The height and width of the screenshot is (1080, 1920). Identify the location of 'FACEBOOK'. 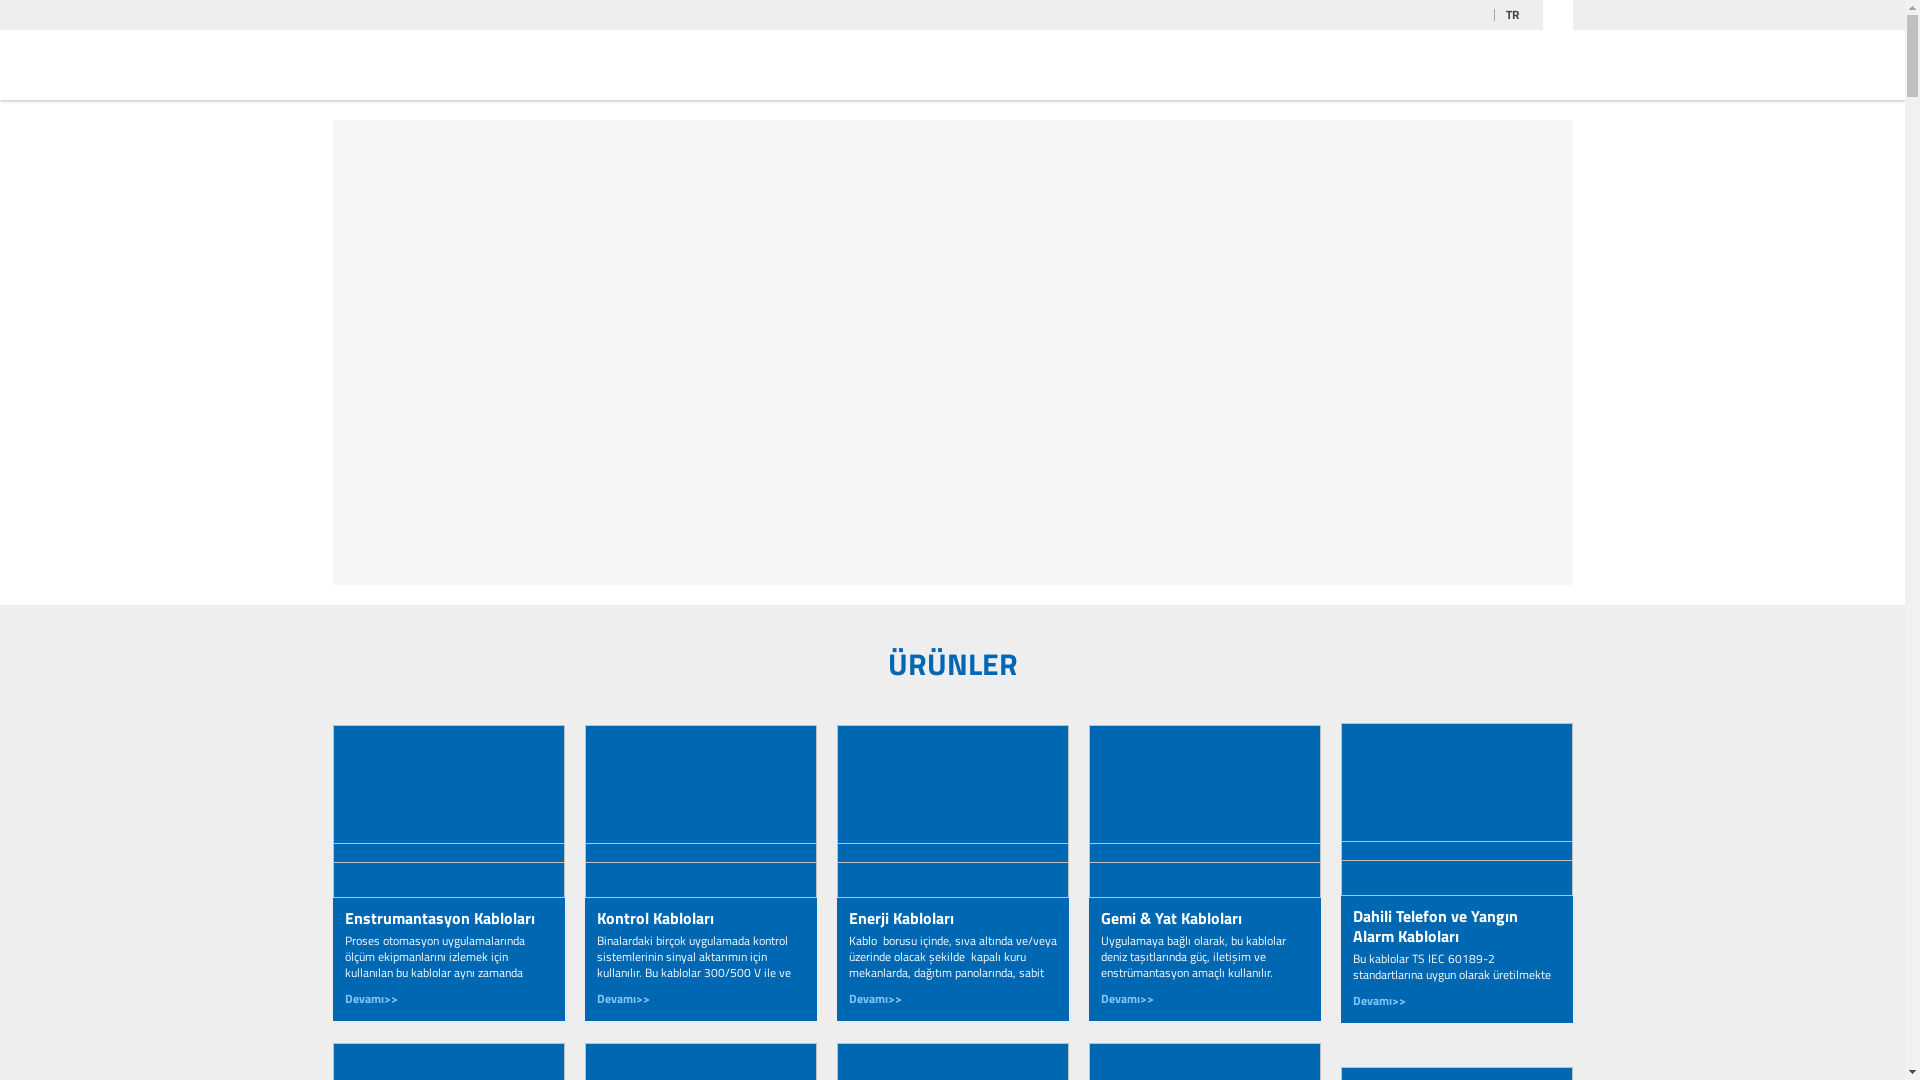
(1434, 15).